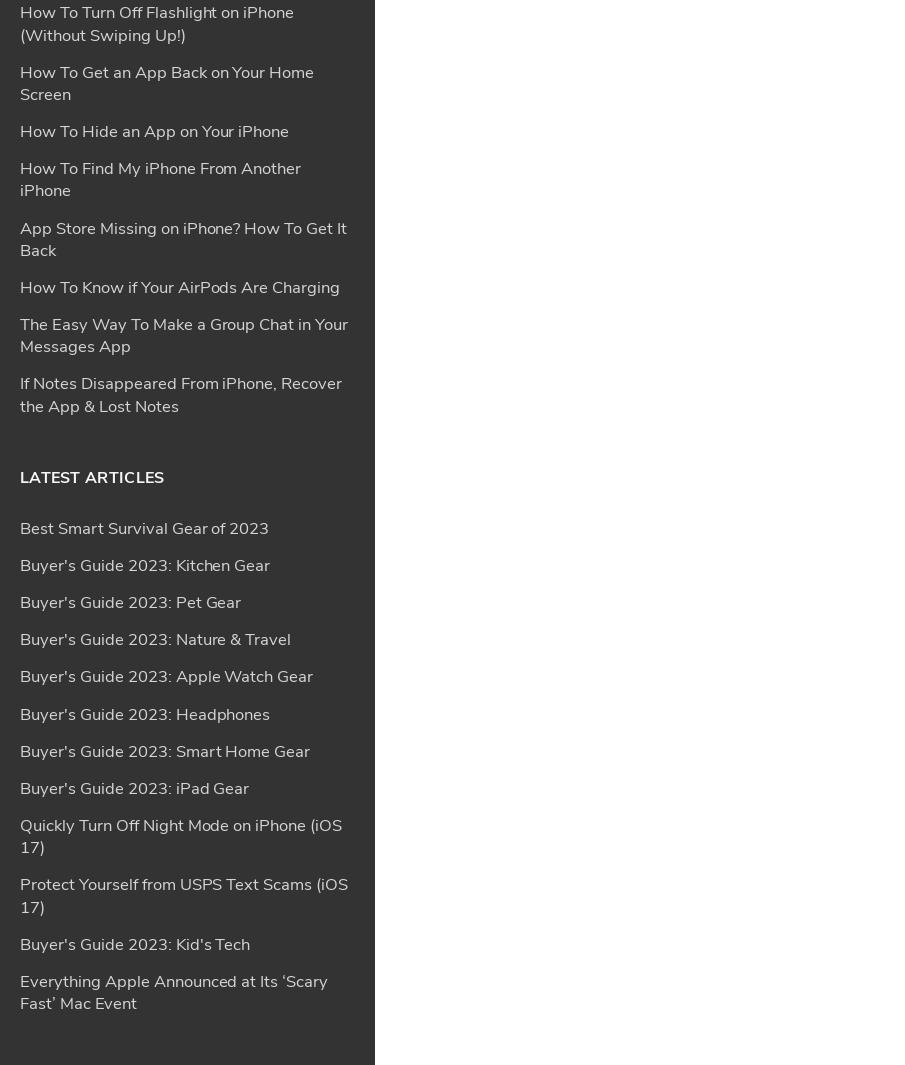 Image resolution: width=905 pixels, height=1065 pixels. I want to click on 'Buyer's Guide 2023: iPad Gear', so click(133, 199).